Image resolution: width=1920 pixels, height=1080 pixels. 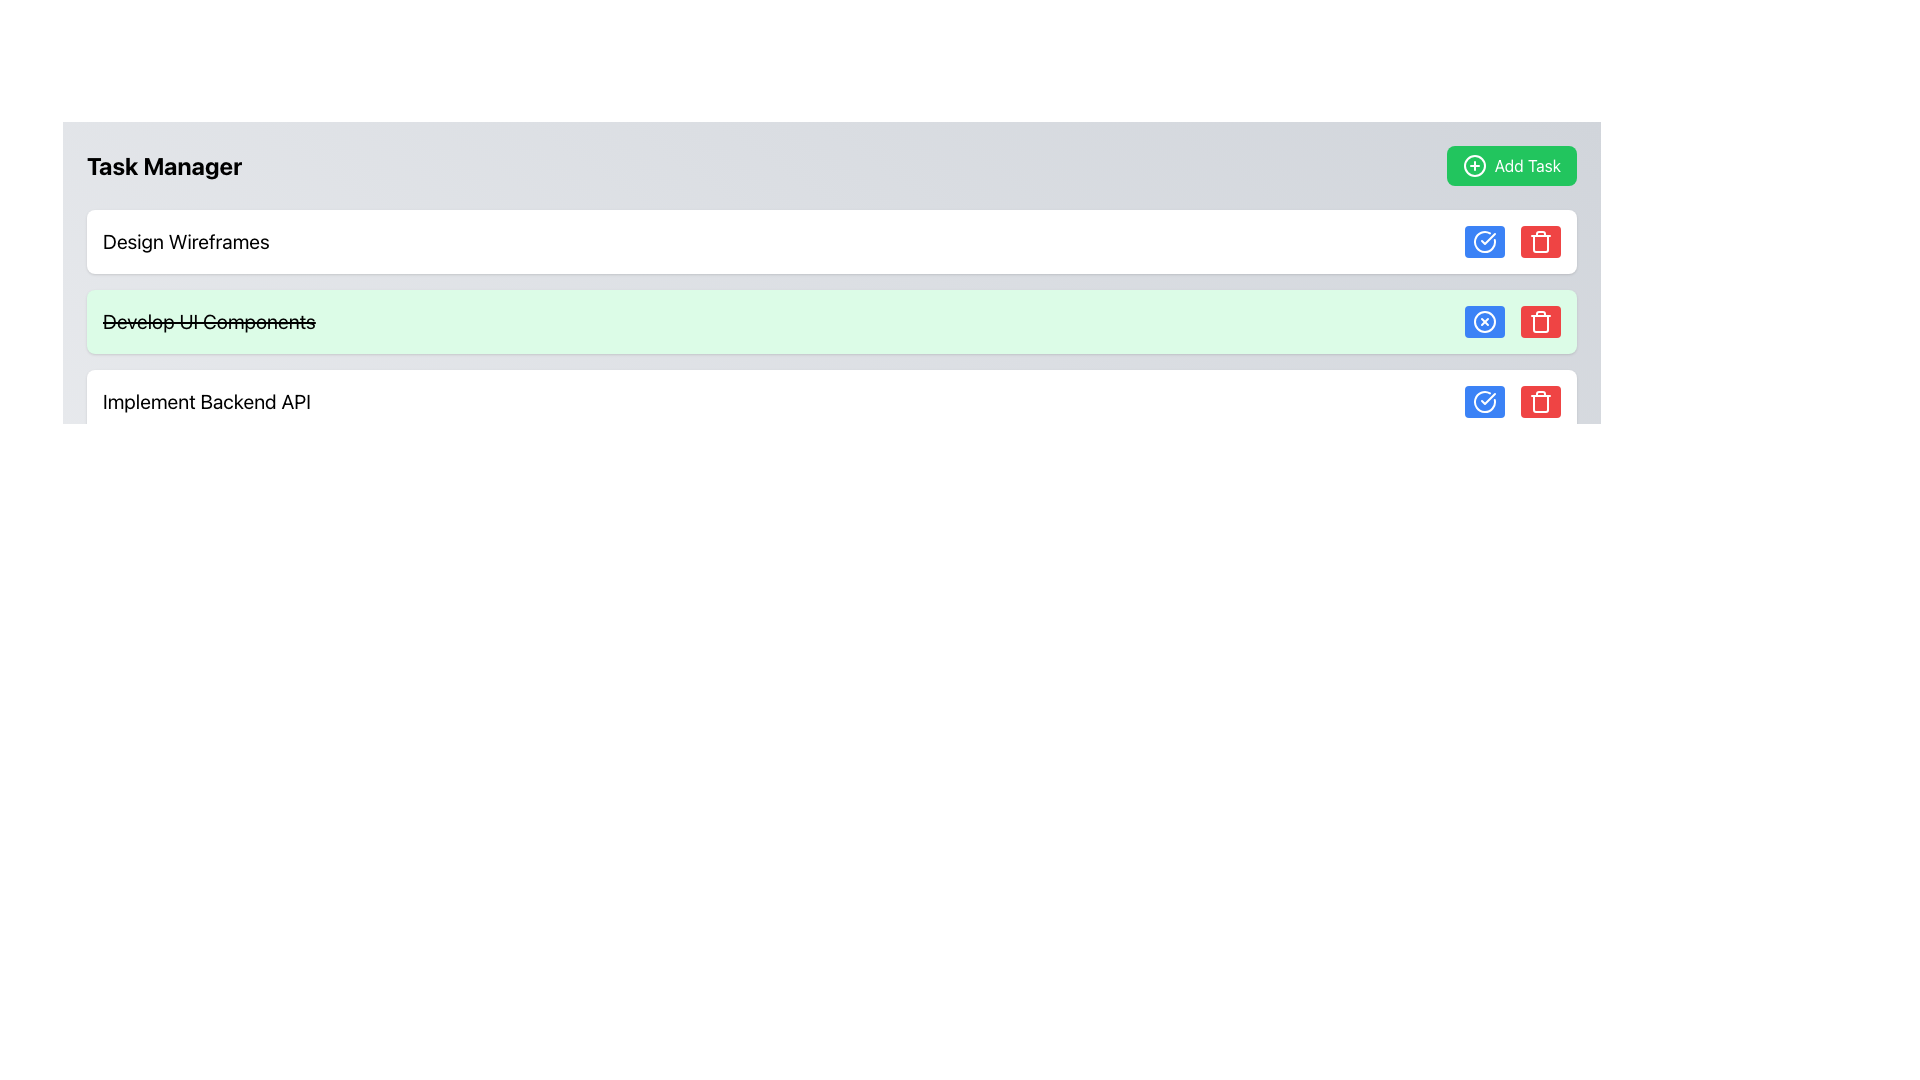 I want to click on to interact with the completed task labeled 'Develop UI Components', which is the second entry in the task list with a strikethrough style, so click(x=831, y=320).